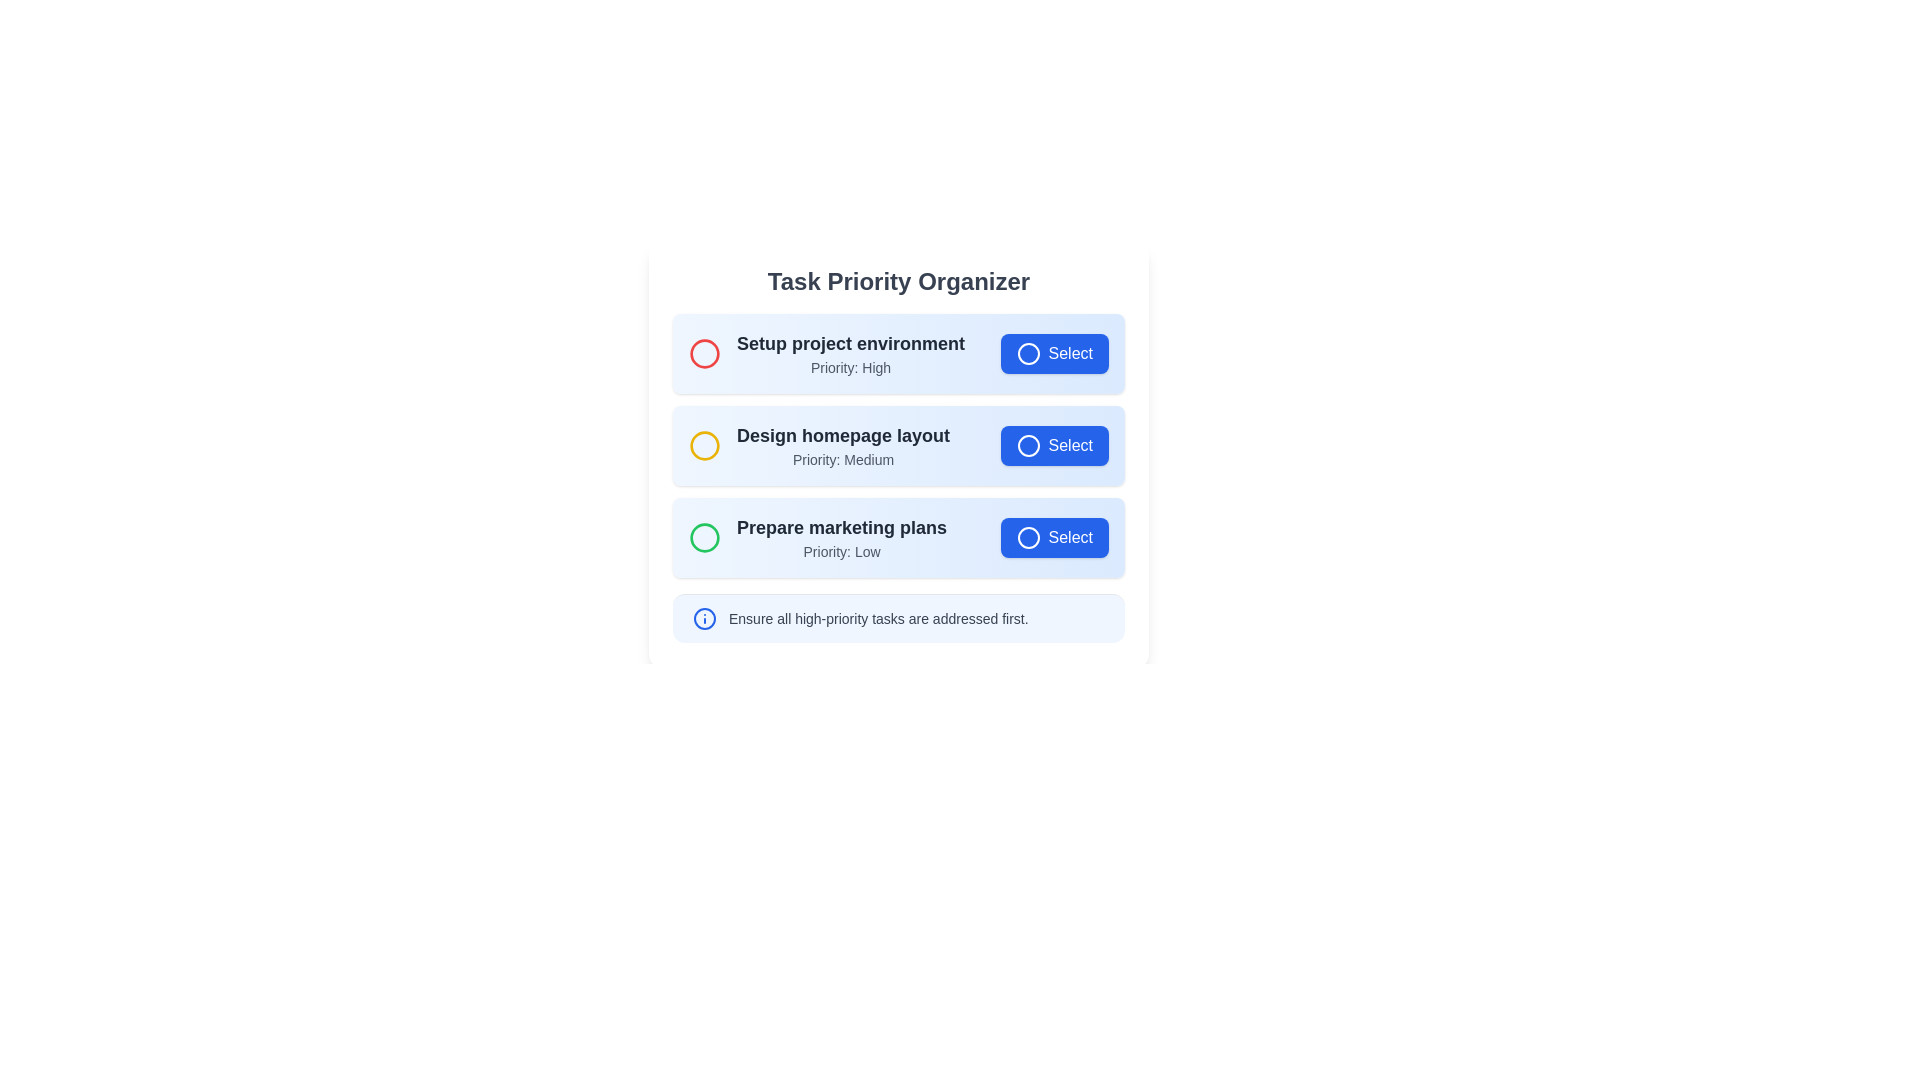 Image resolution: width=1920 pixels, height=1080 pixels. Describe the element at coordinates (1028, 353) in the screenshot. I see `the Circle SVG icon located on the rightmost edge of the 'Select' button in the first row under 'Setup project environment - Priority: High' to interact with it` at that location.